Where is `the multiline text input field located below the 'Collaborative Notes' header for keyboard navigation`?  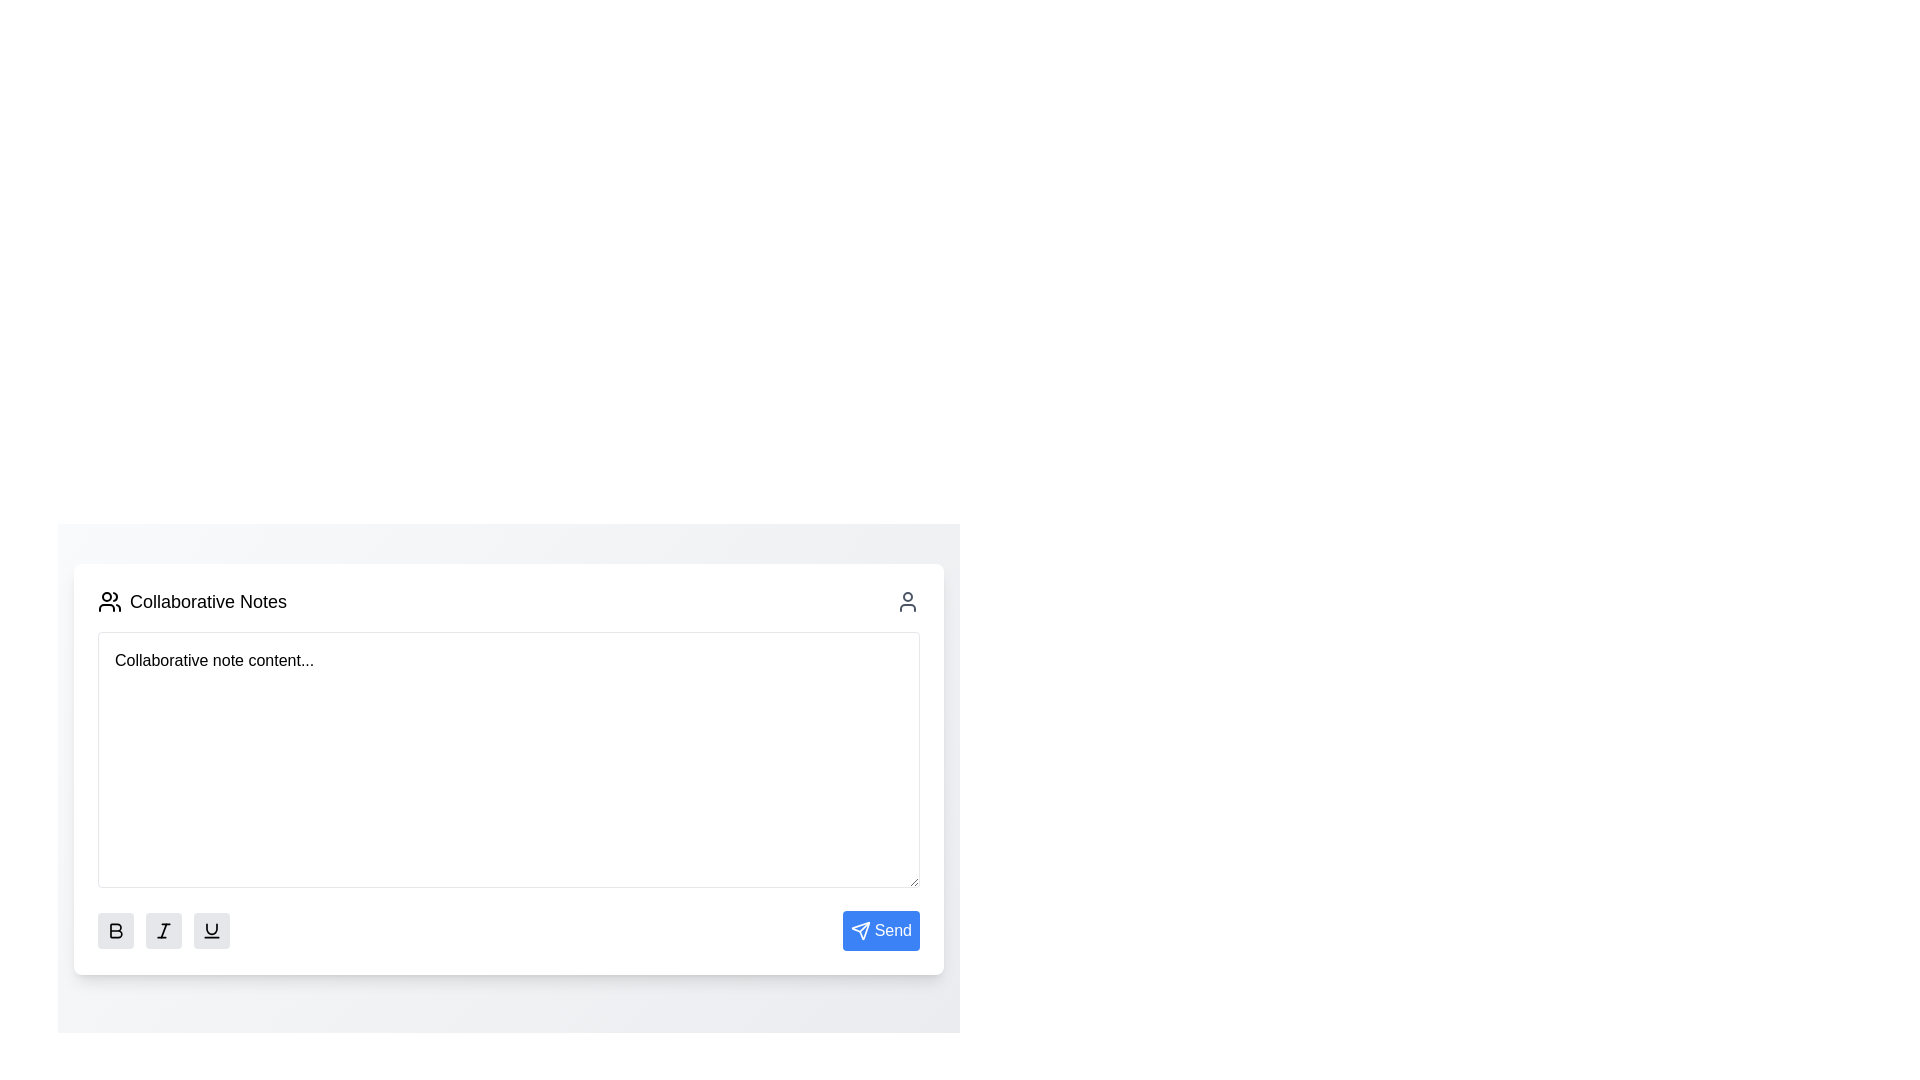 the multiline text input field located below the 'Collaborative Notes' header for keyboard navigation is located at coordinates (508, 759).